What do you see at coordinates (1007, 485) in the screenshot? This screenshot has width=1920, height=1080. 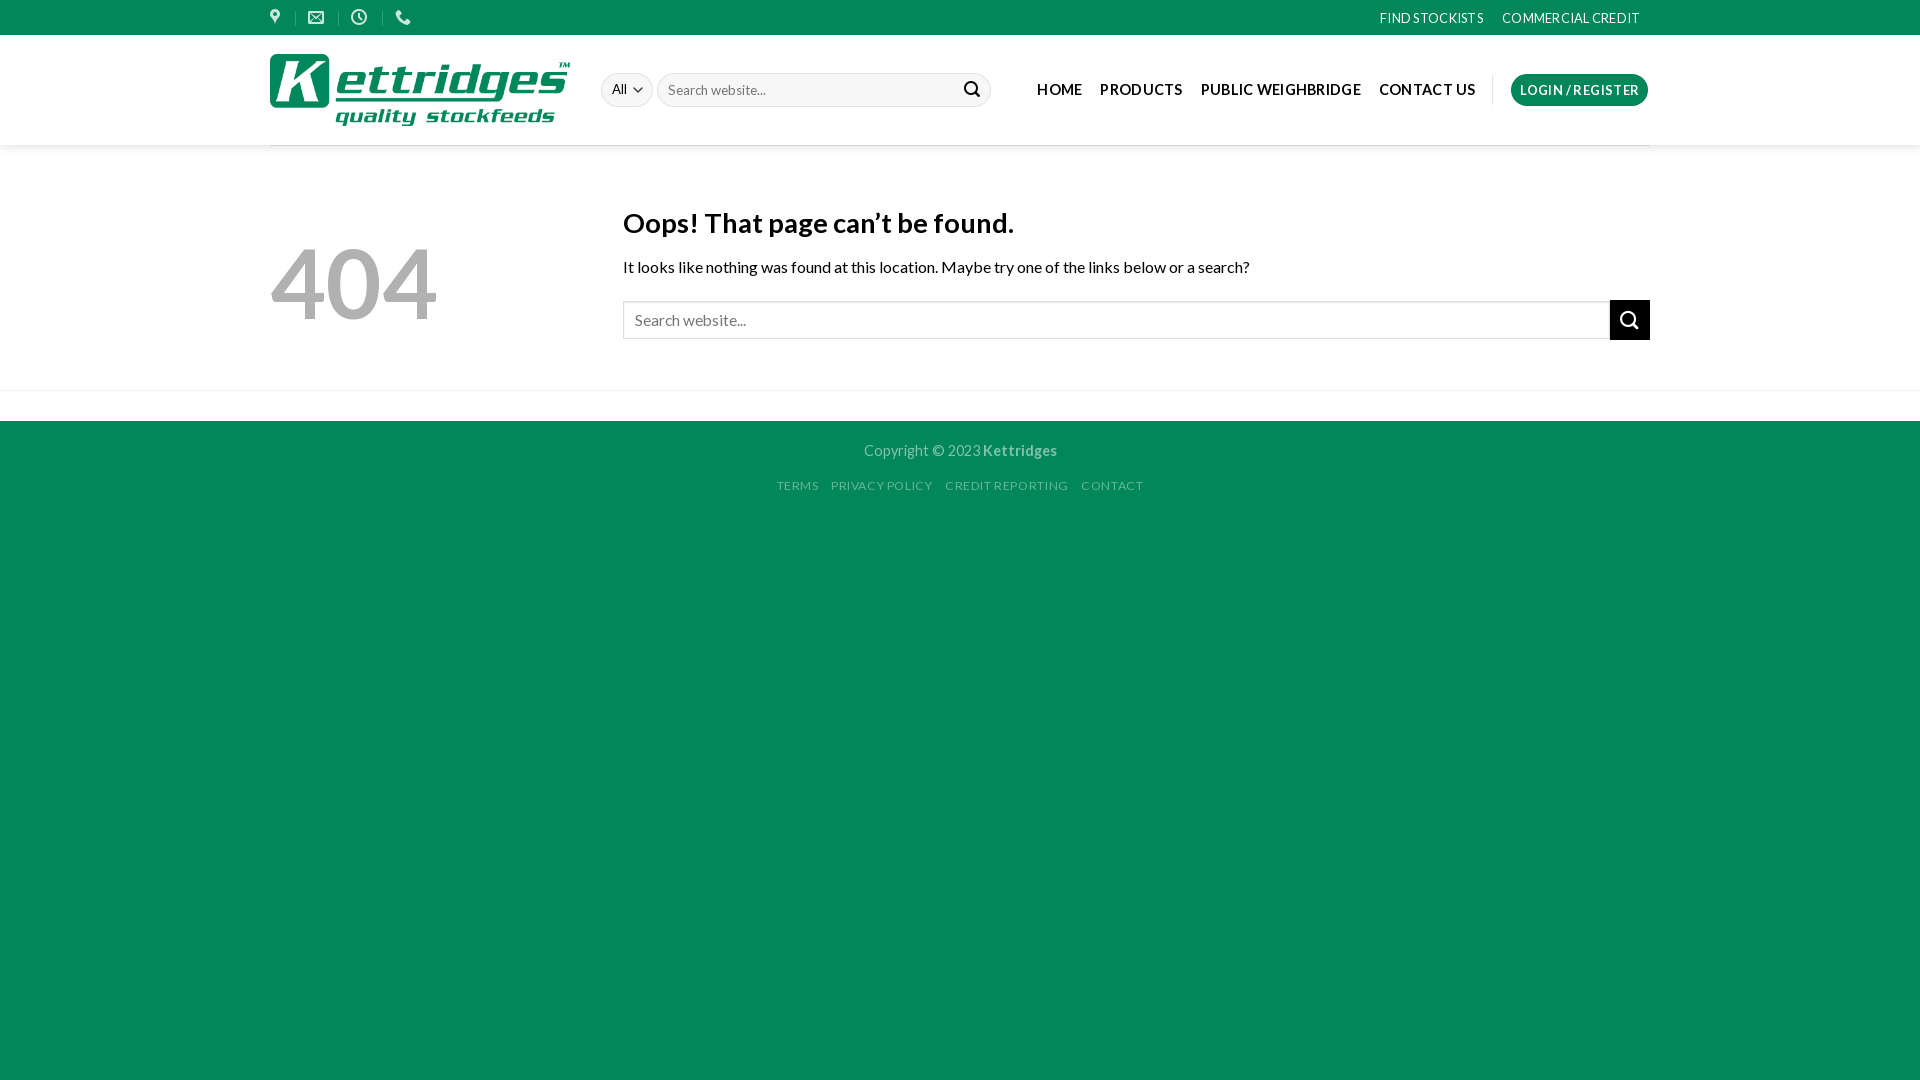 I see `'CREDIT REPORTING'` at bounding box center [1007, 485].